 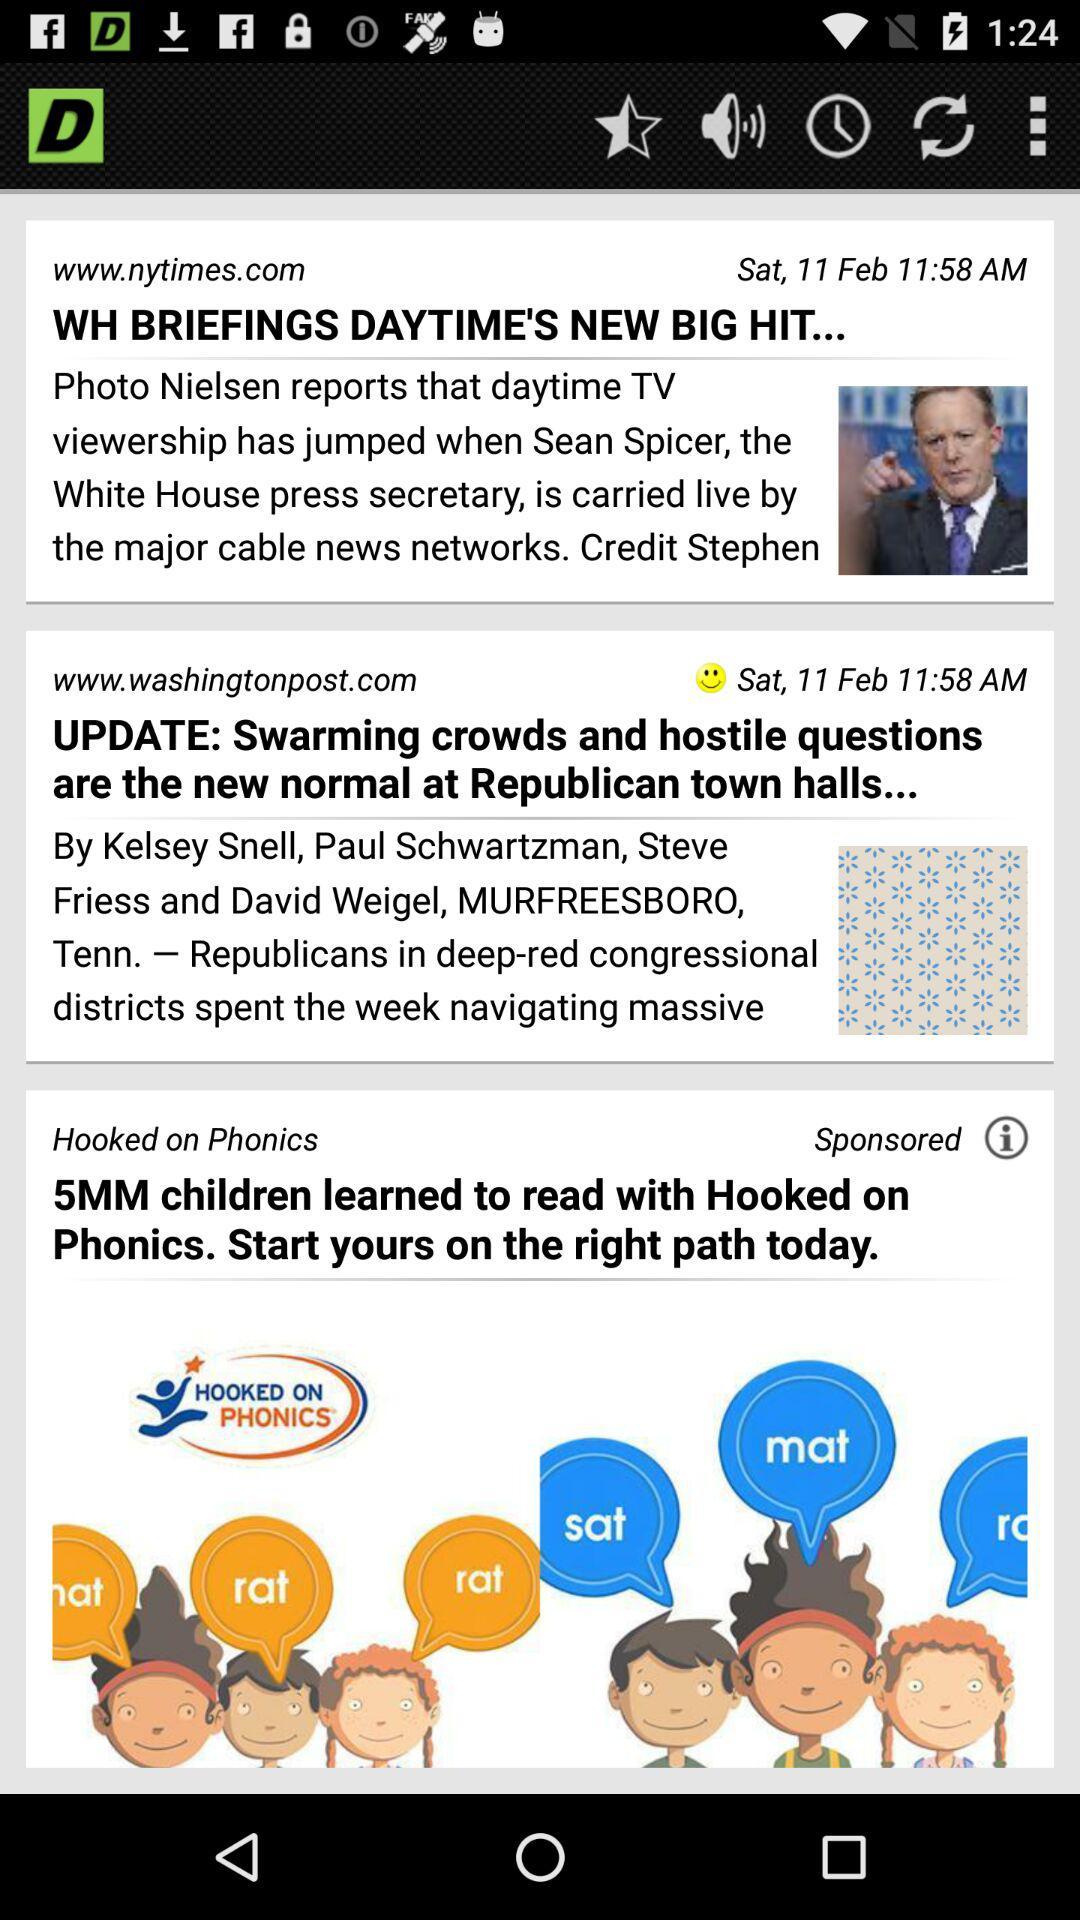 What do you see at coordinates (838, 133) in the screenshot?
I see `the time icon` at bounding box center [838, 133].